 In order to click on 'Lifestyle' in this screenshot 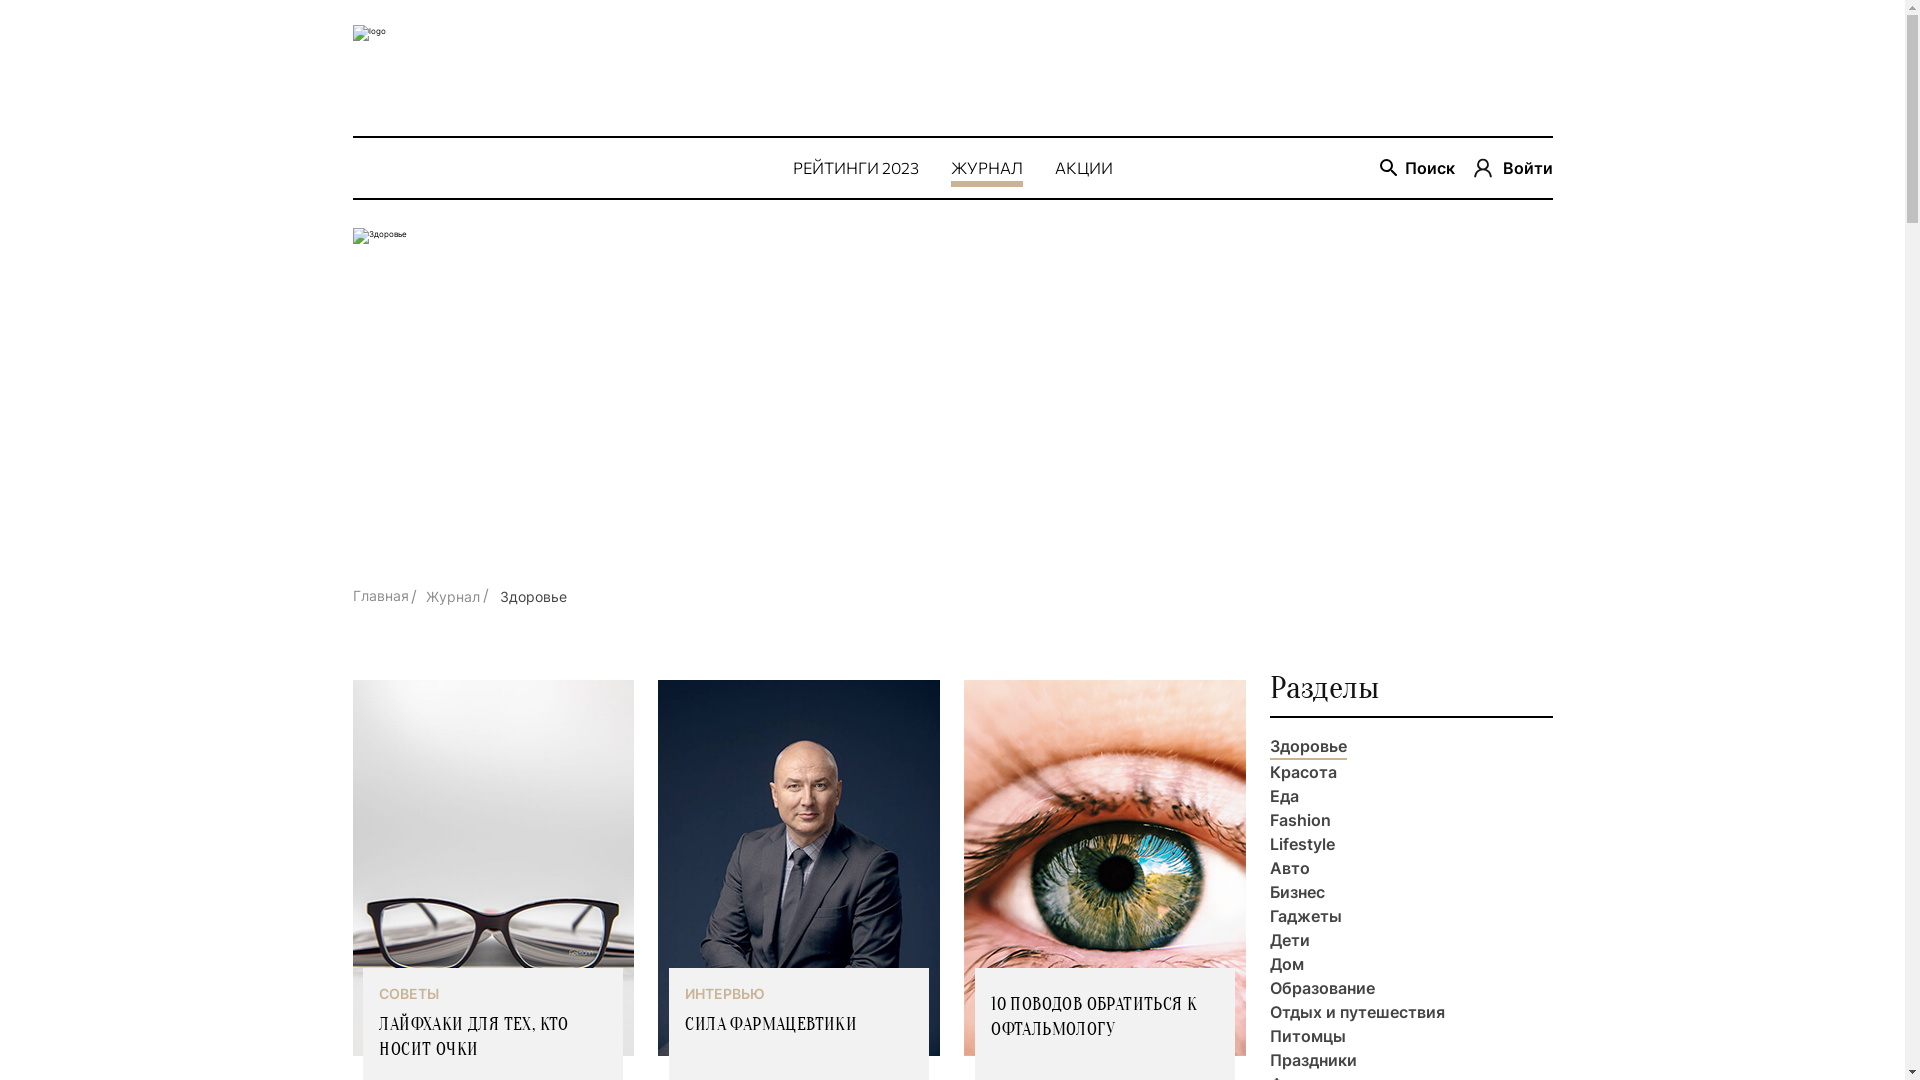, I will do `click(1302, 844)`.